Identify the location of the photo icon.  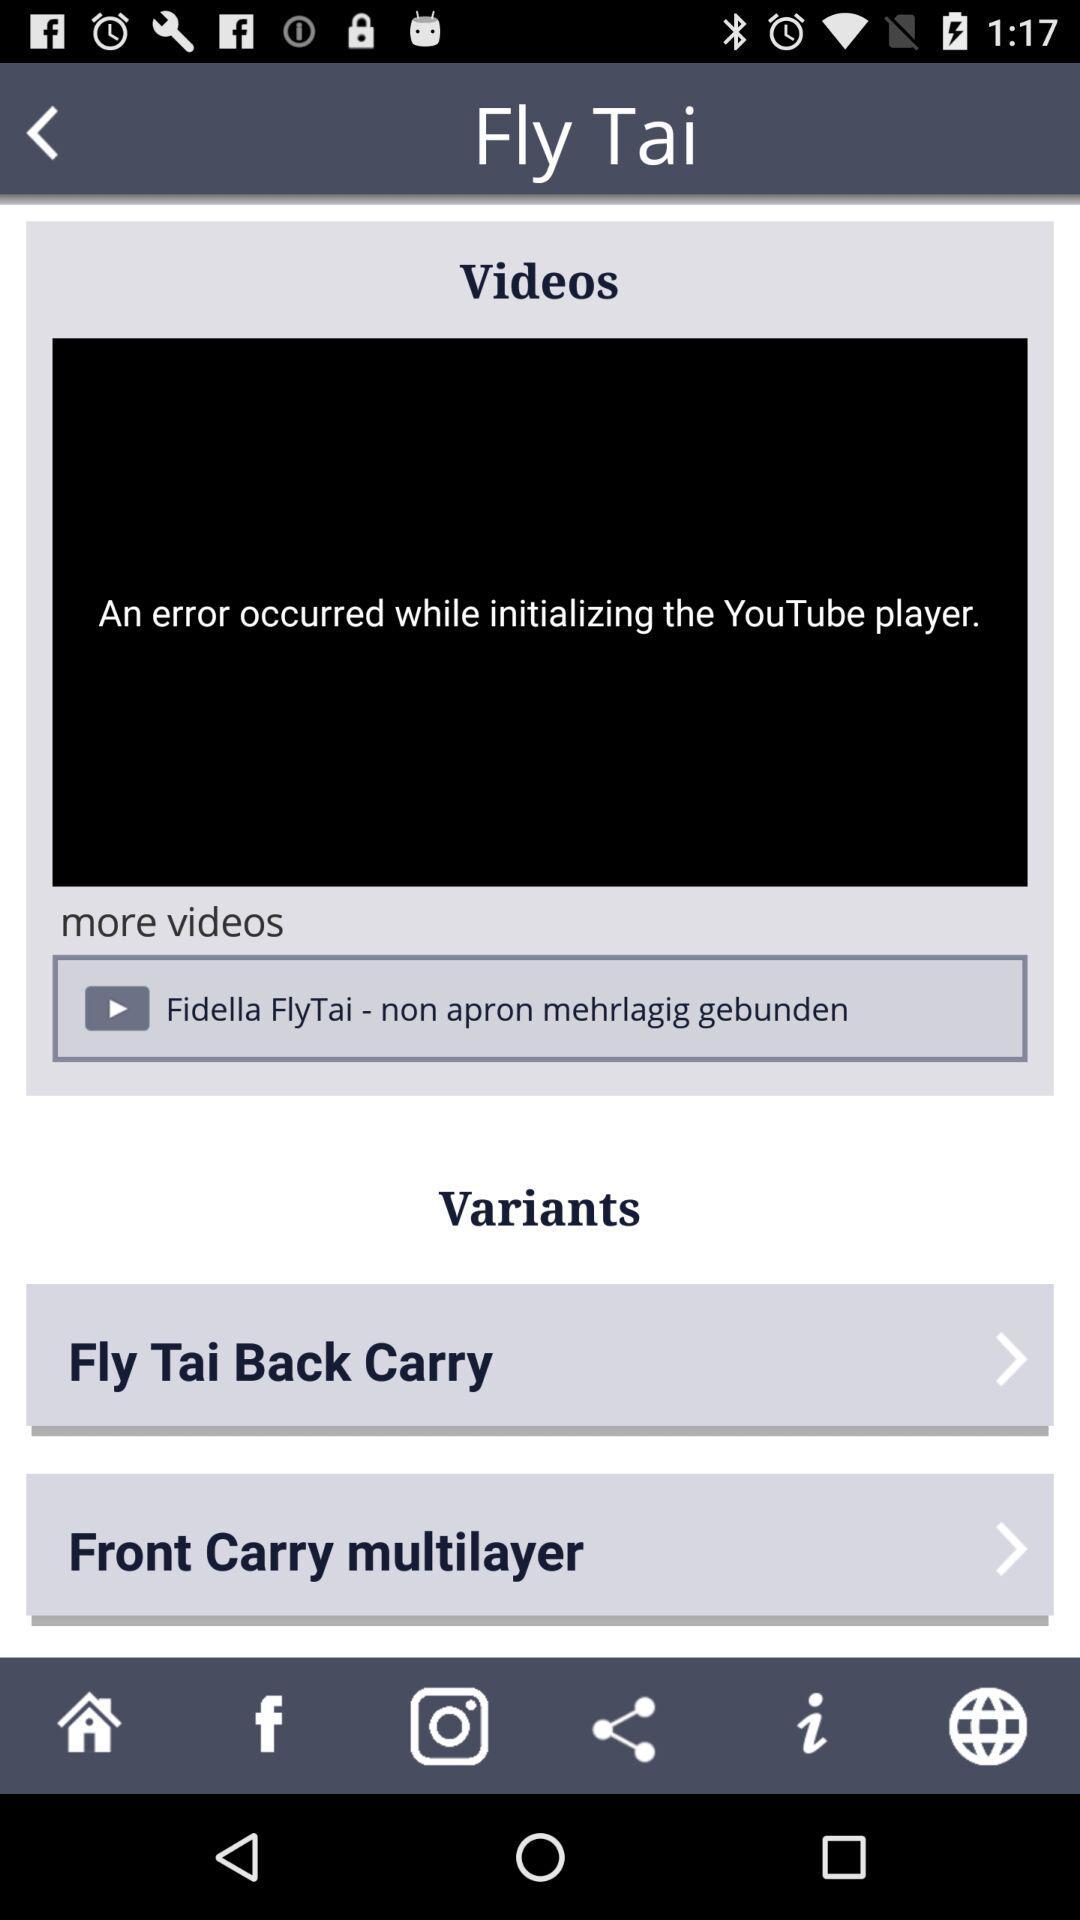
(450, 1846).